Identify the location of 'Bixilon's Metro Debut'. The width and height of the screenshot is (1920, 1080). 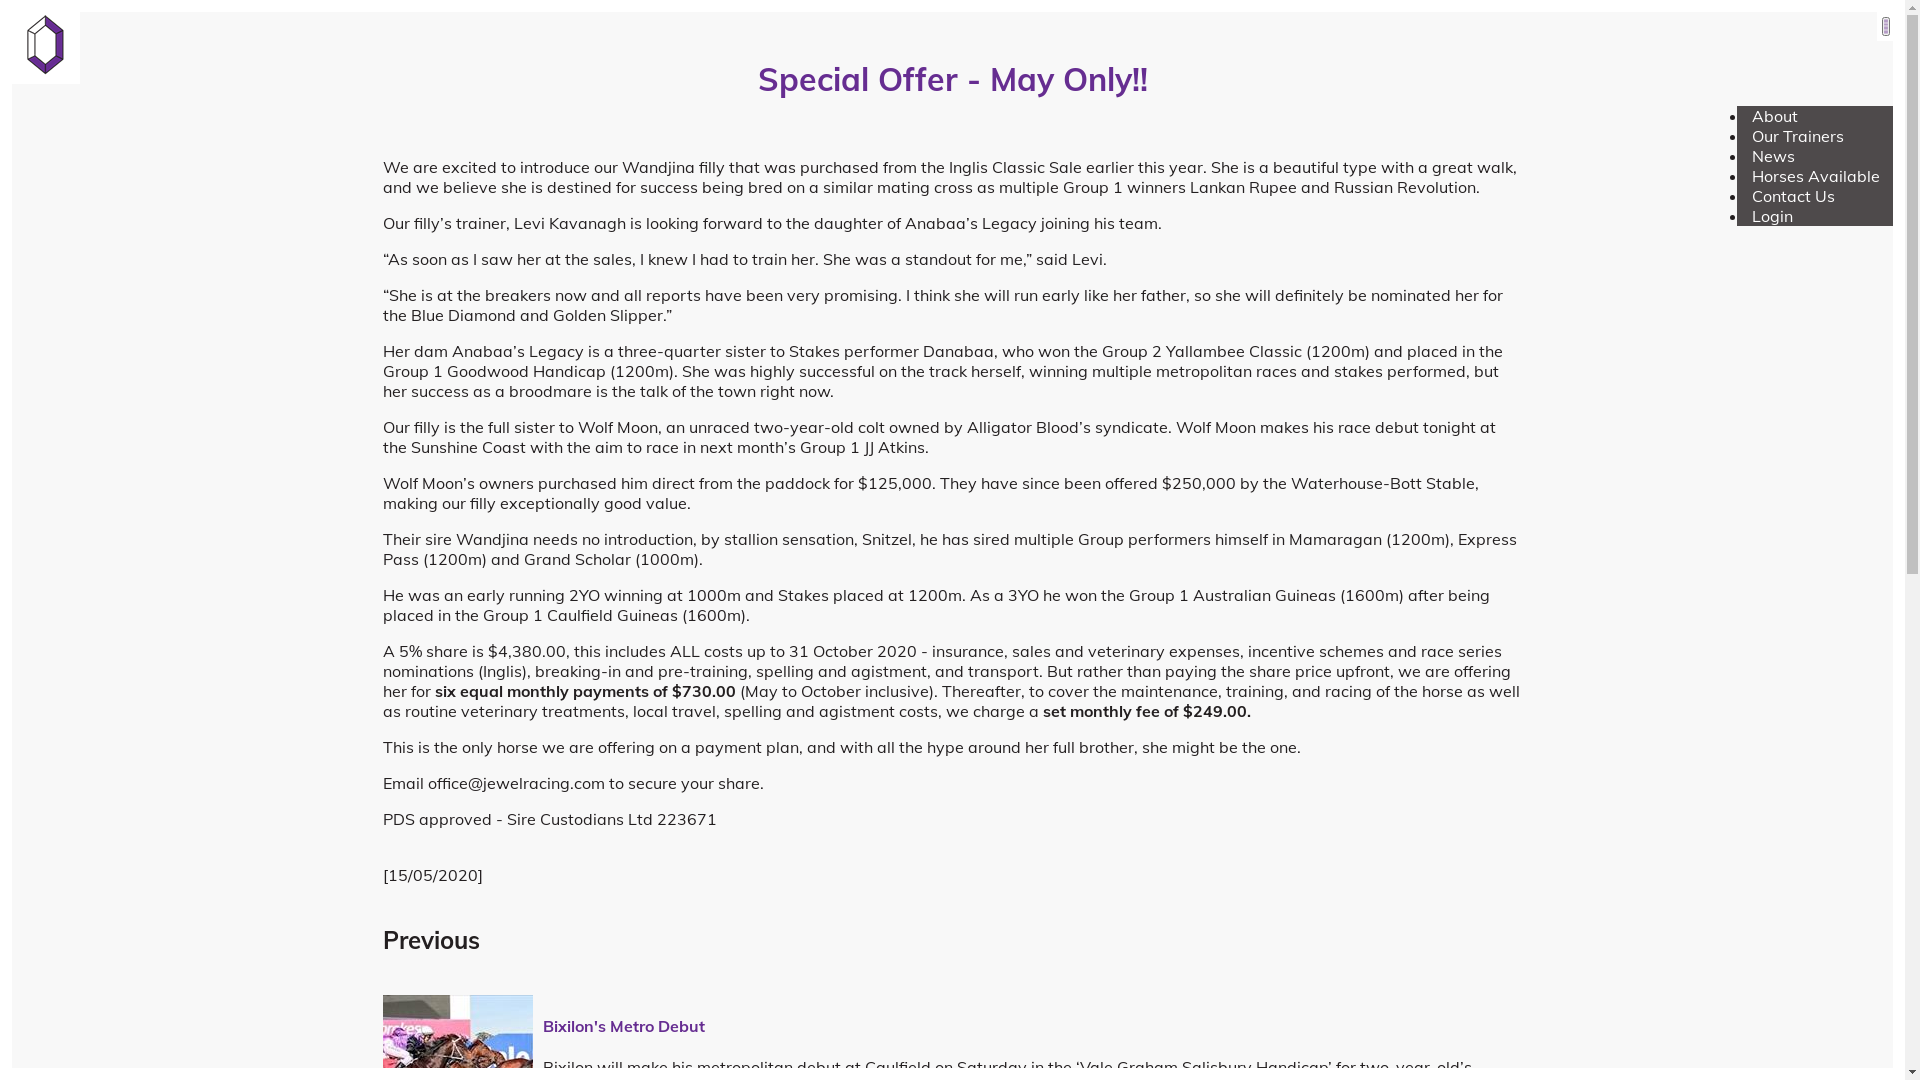
(622, 1026).